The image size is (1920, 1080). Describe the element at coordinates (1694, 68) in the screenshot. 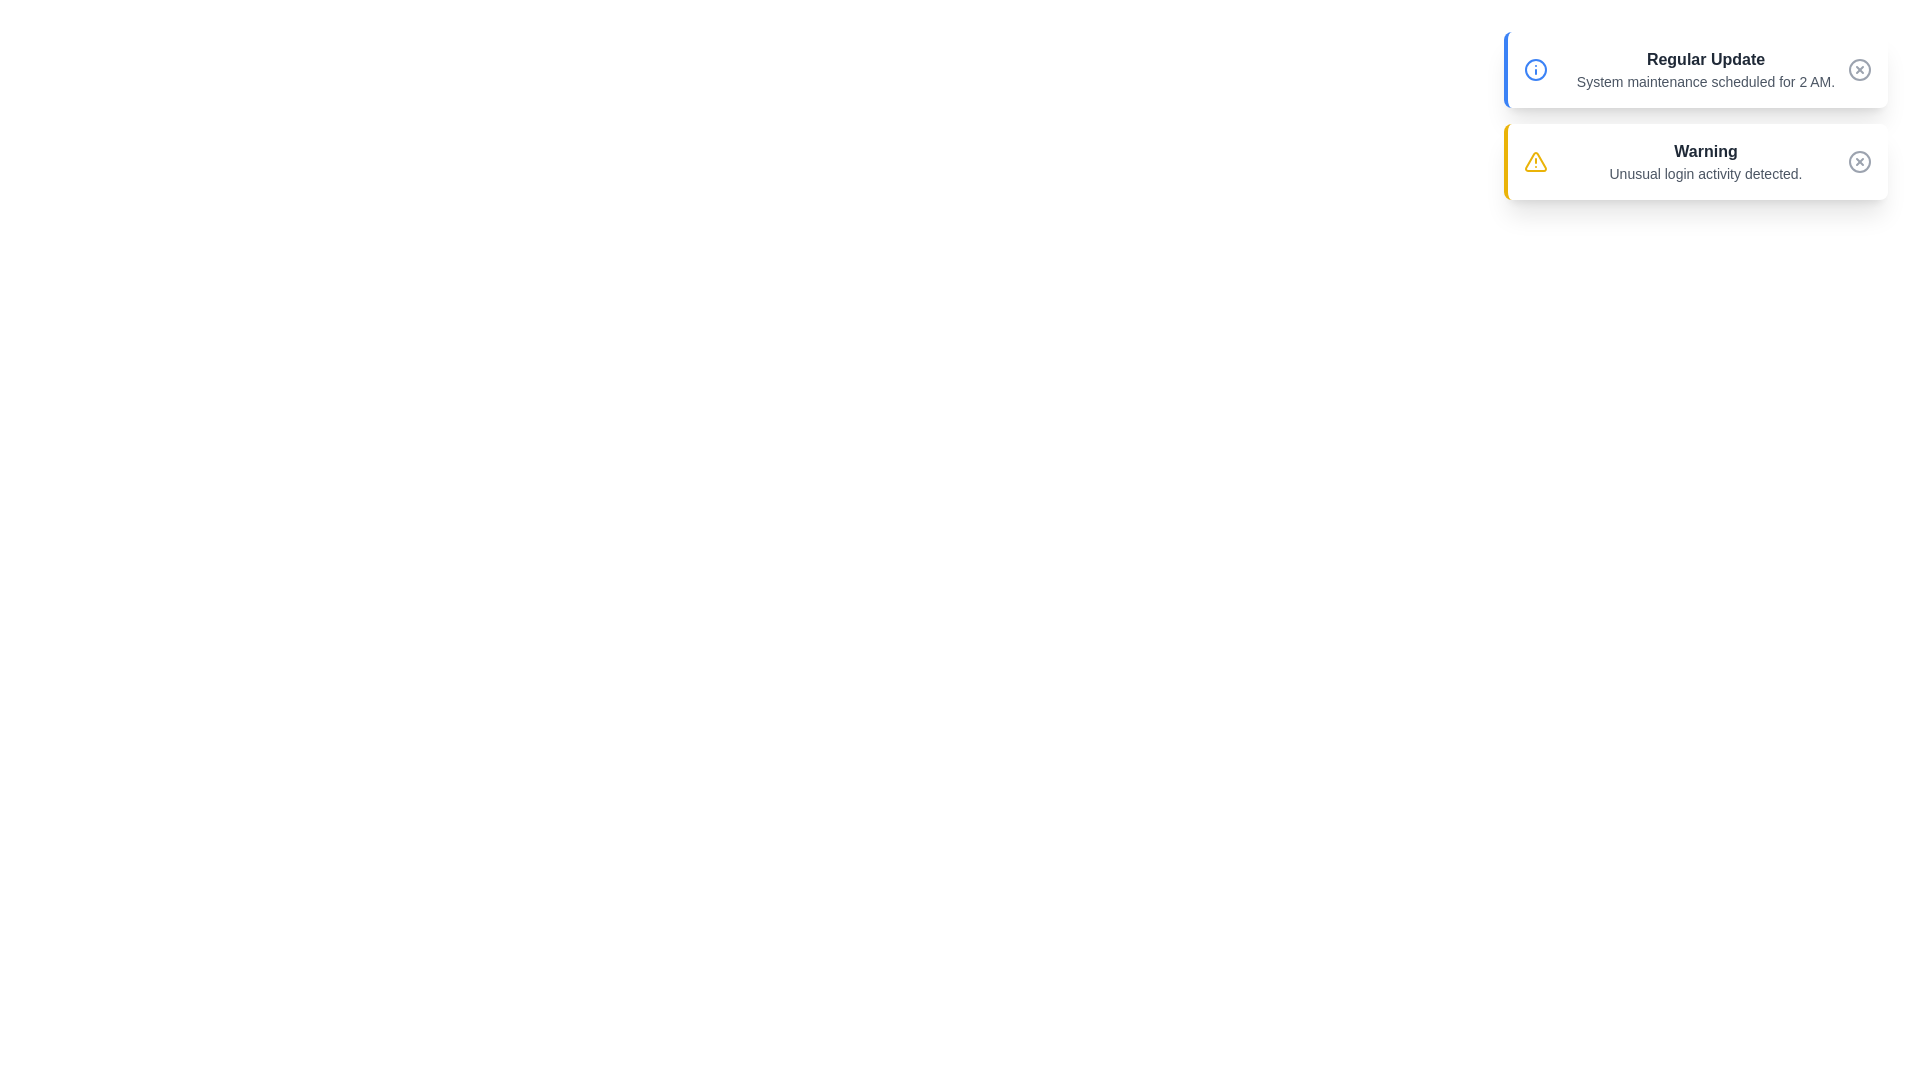

I see `the notification item to view its details` at that location.